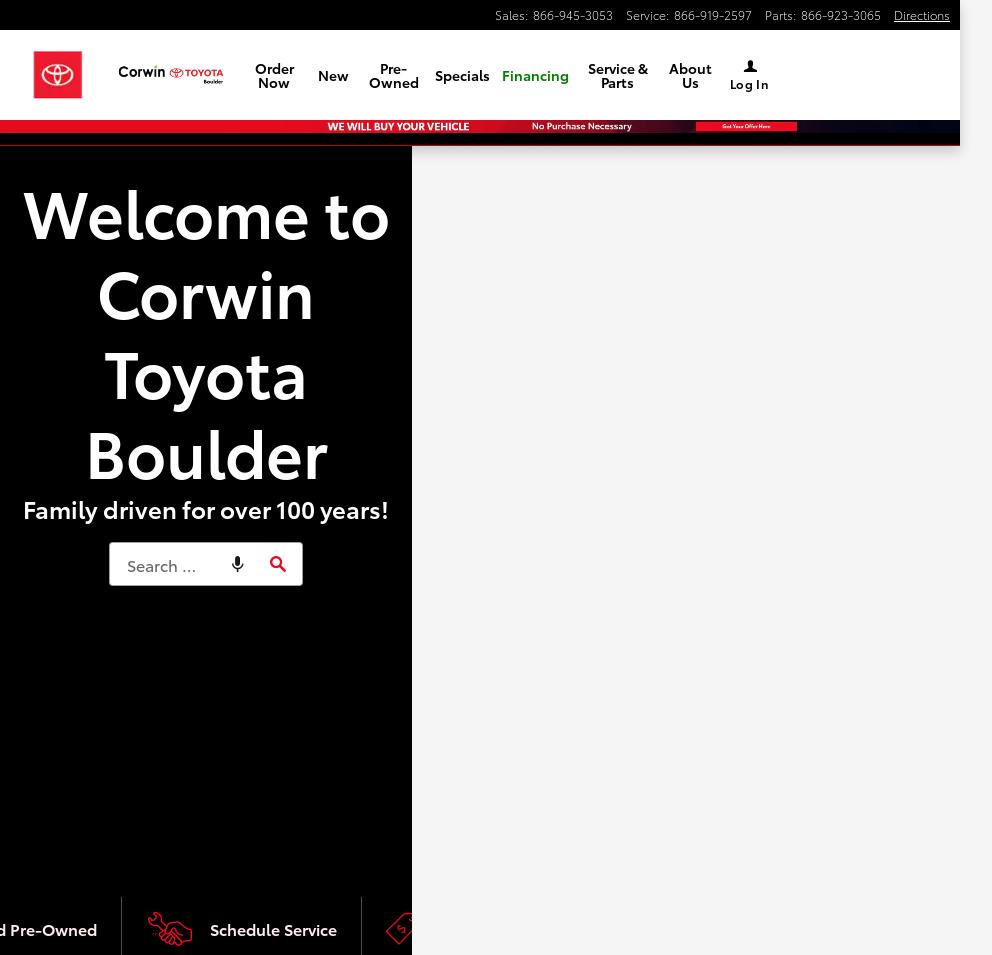 This screenshot has height=955, width=992. What do you see at coordinates (518, 928) in the screenshot?
I see `'See Current Specials'` at bounding box center [518, 928].